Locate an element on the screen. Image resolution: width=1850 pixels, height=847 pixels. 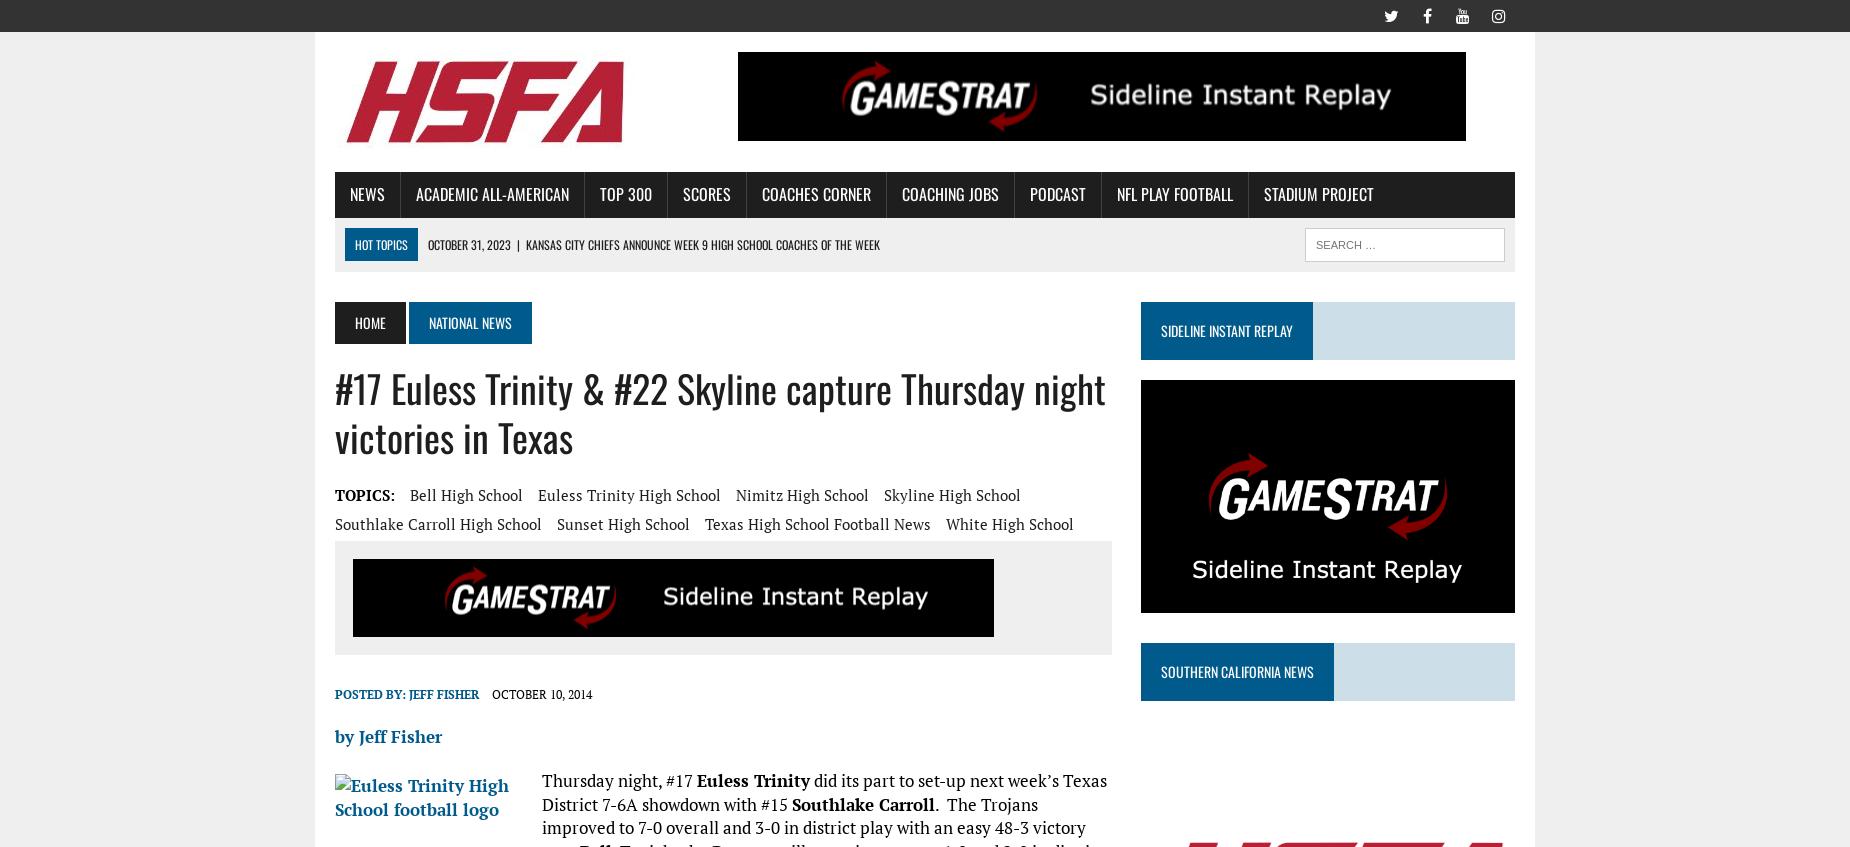
'New England Patriots honor O’Bryant High School’s Kevin Gadson Coach of the Week' is located at coordinates (667, 441).